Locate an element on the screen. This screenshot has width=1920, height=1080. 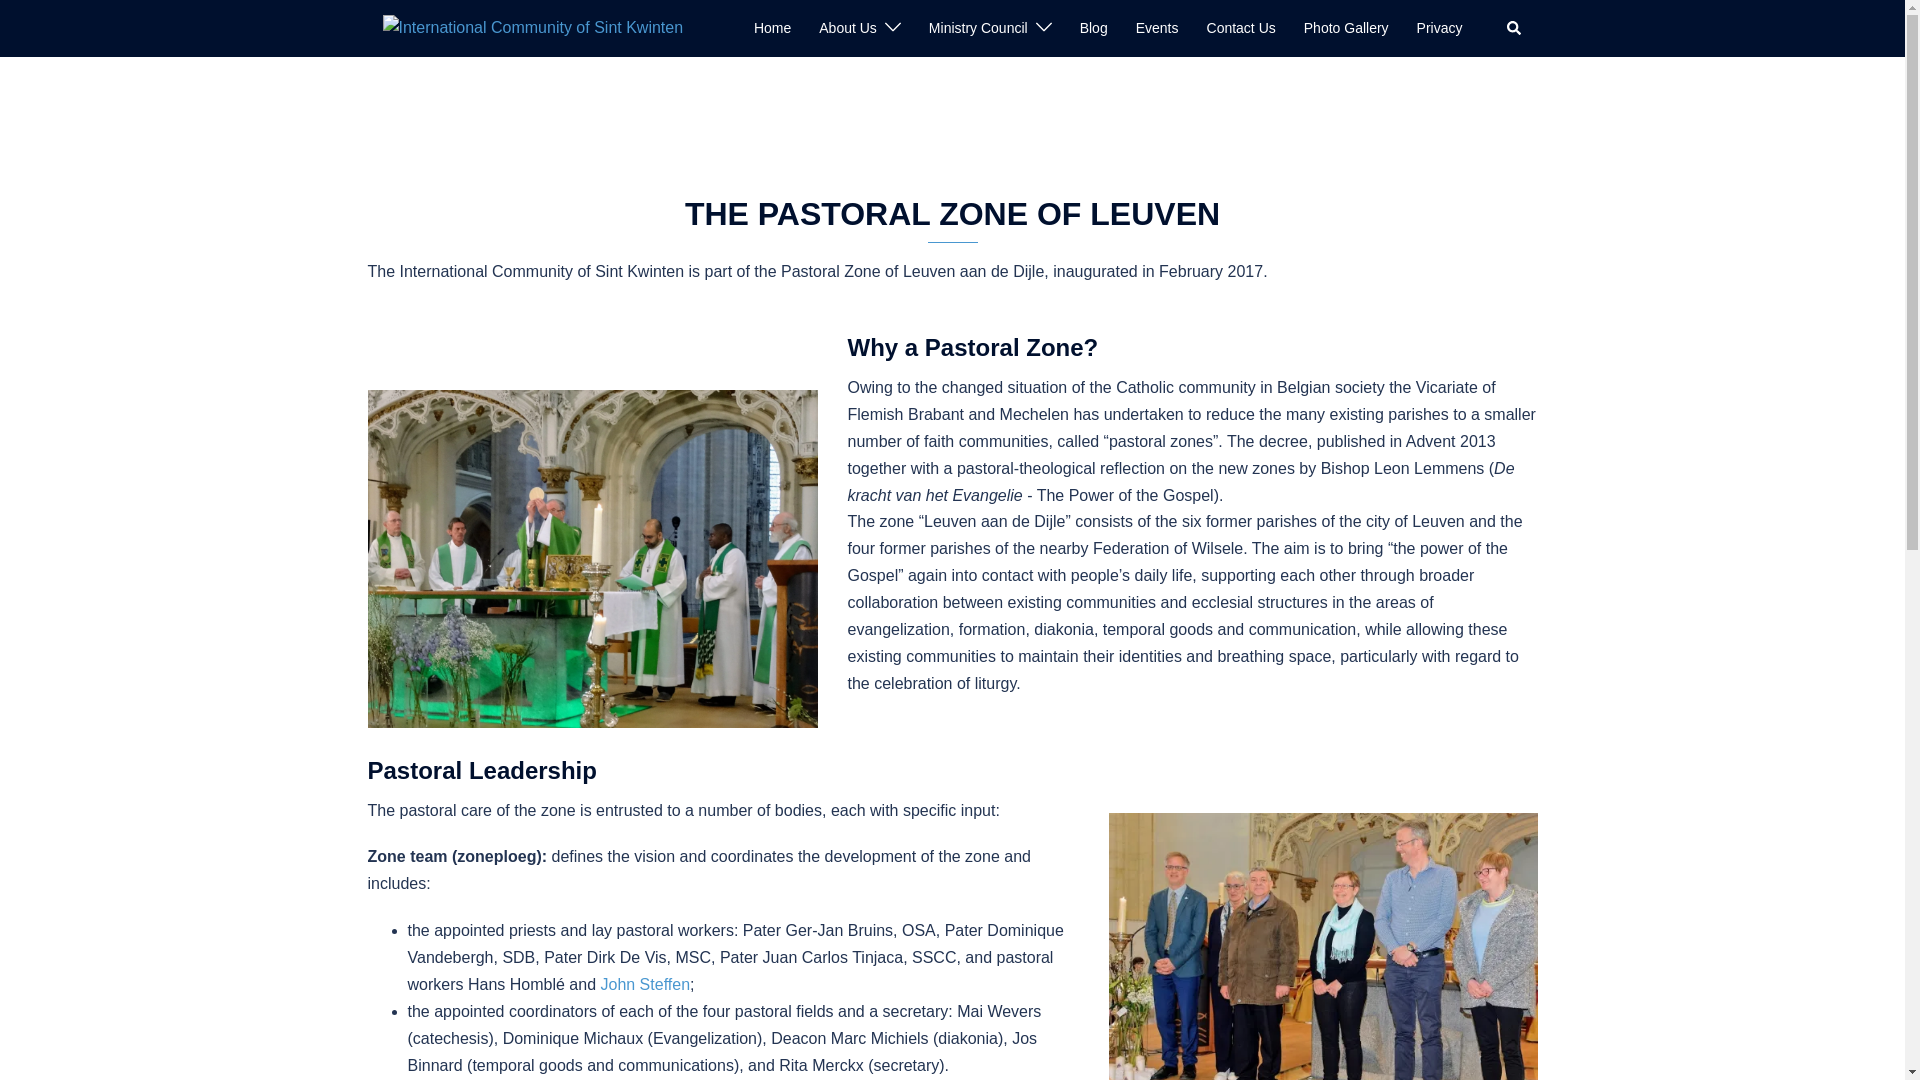
'John Steffen' is located at coordinates (643, 983).